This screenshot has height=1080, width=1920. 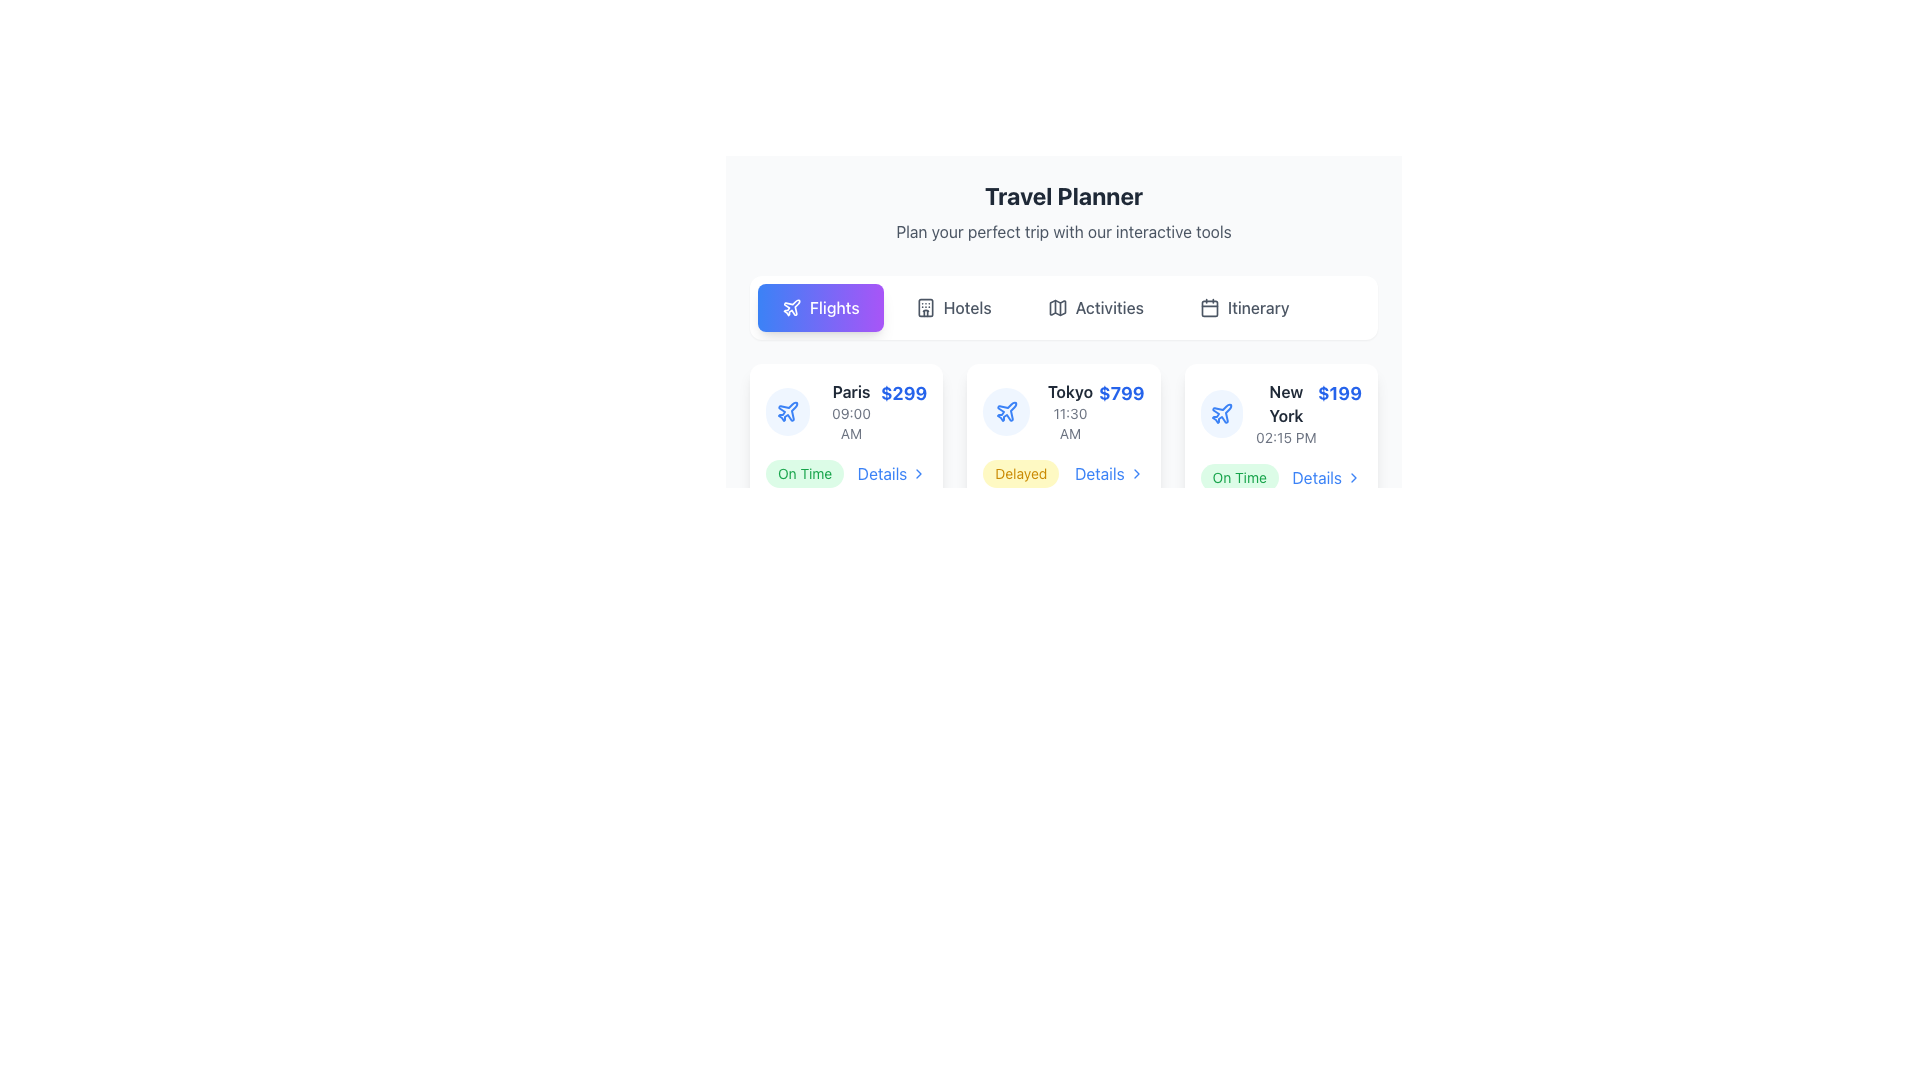 I want to click on the text display element that shows the destination 'New York' and the time '02:15 PM', located at the top-right of the flight details display card, so click(x=1286, y=412).